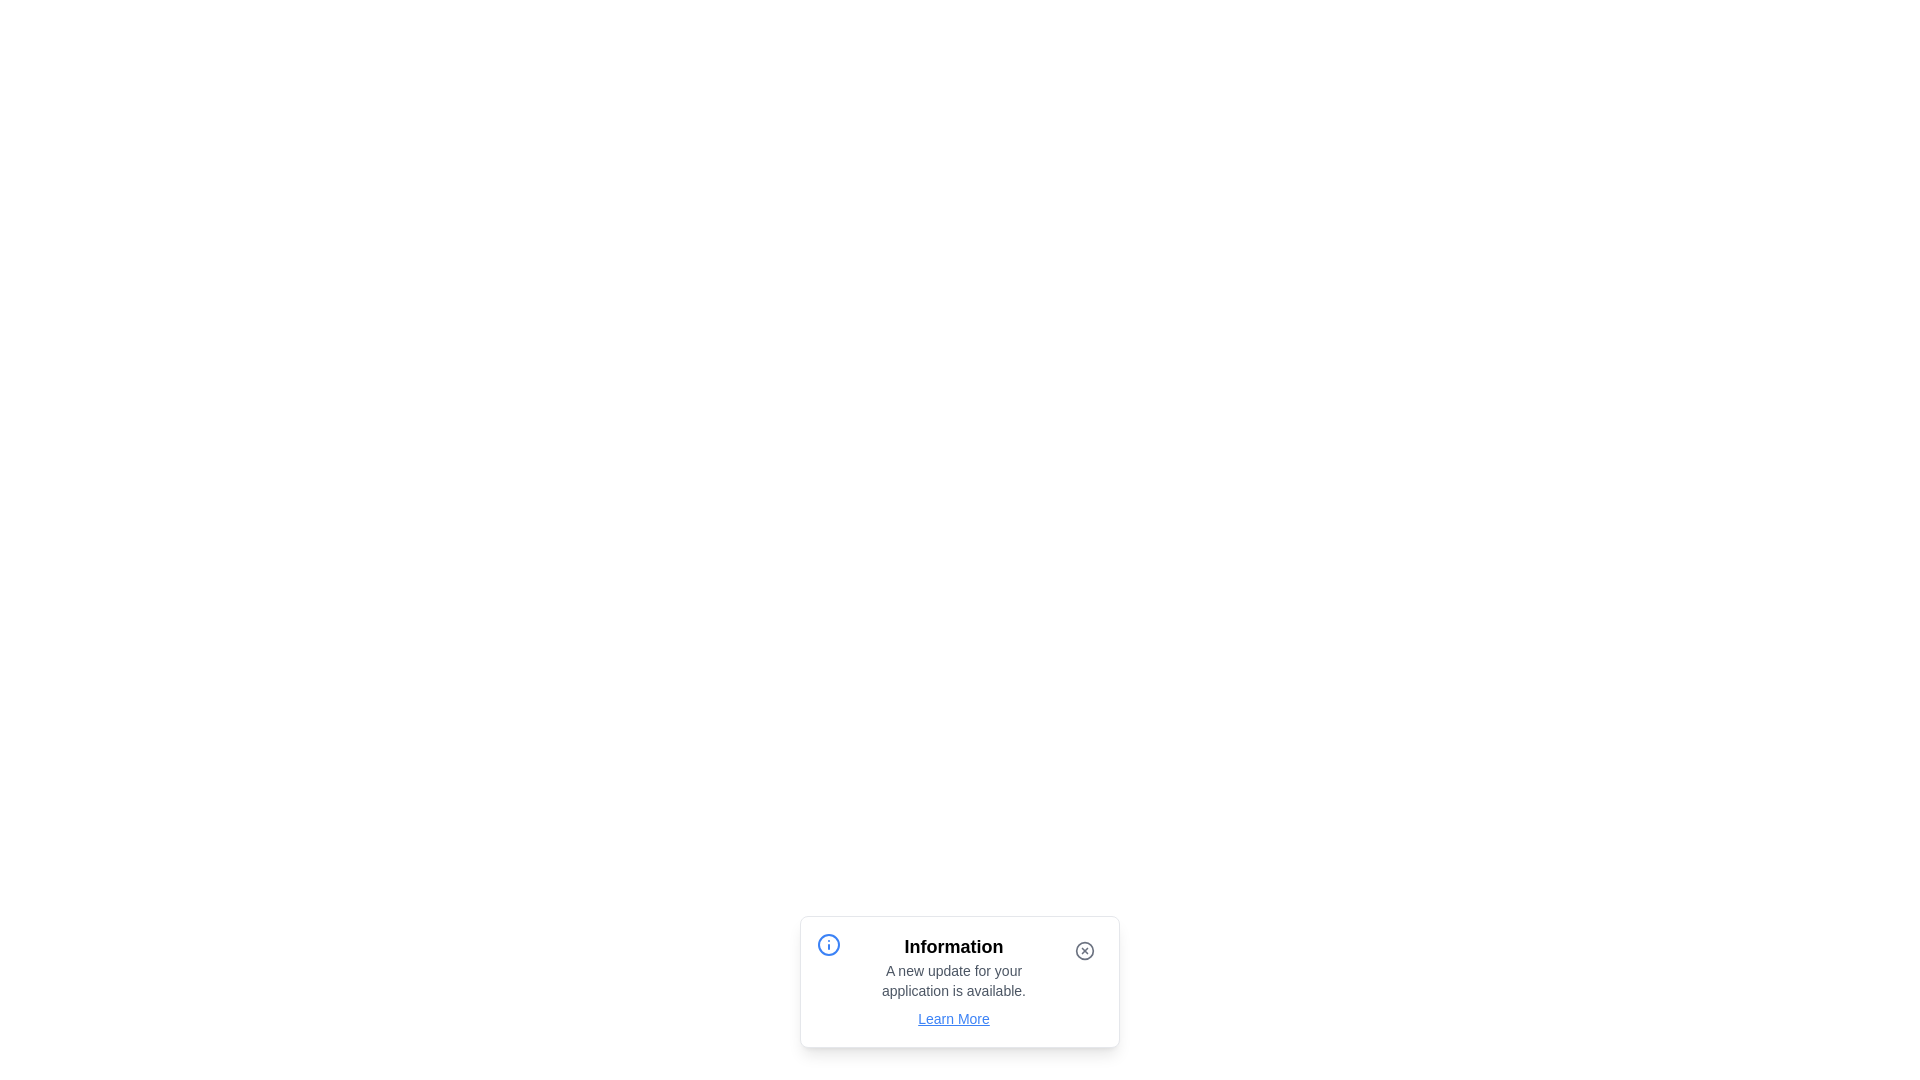 Image resolution: width=1920 pixels, height=1080 pixels. I want to click on the close button to observe hover effects, so click(1083, 950).